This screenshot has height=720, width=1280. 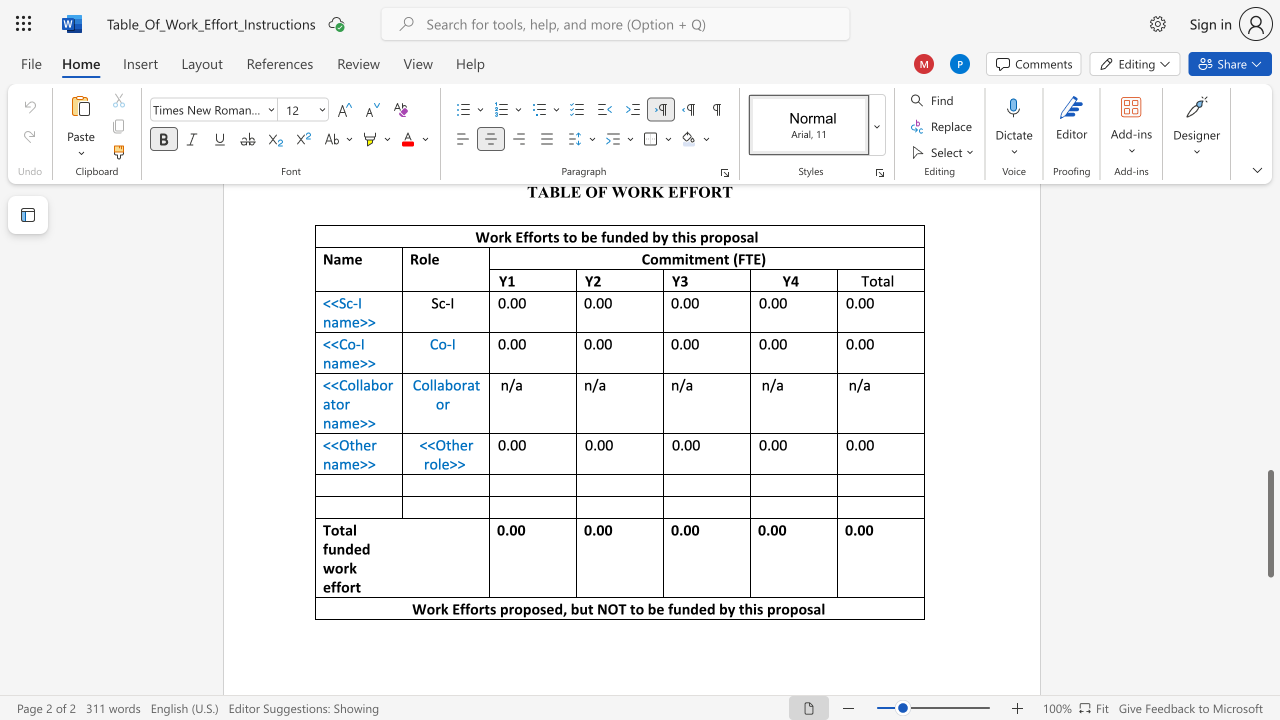 What do you see at coordinates (1269, 248) in the screenshot?
I see `the scrollbar to move the page up` at bounding box center [1269, 248].